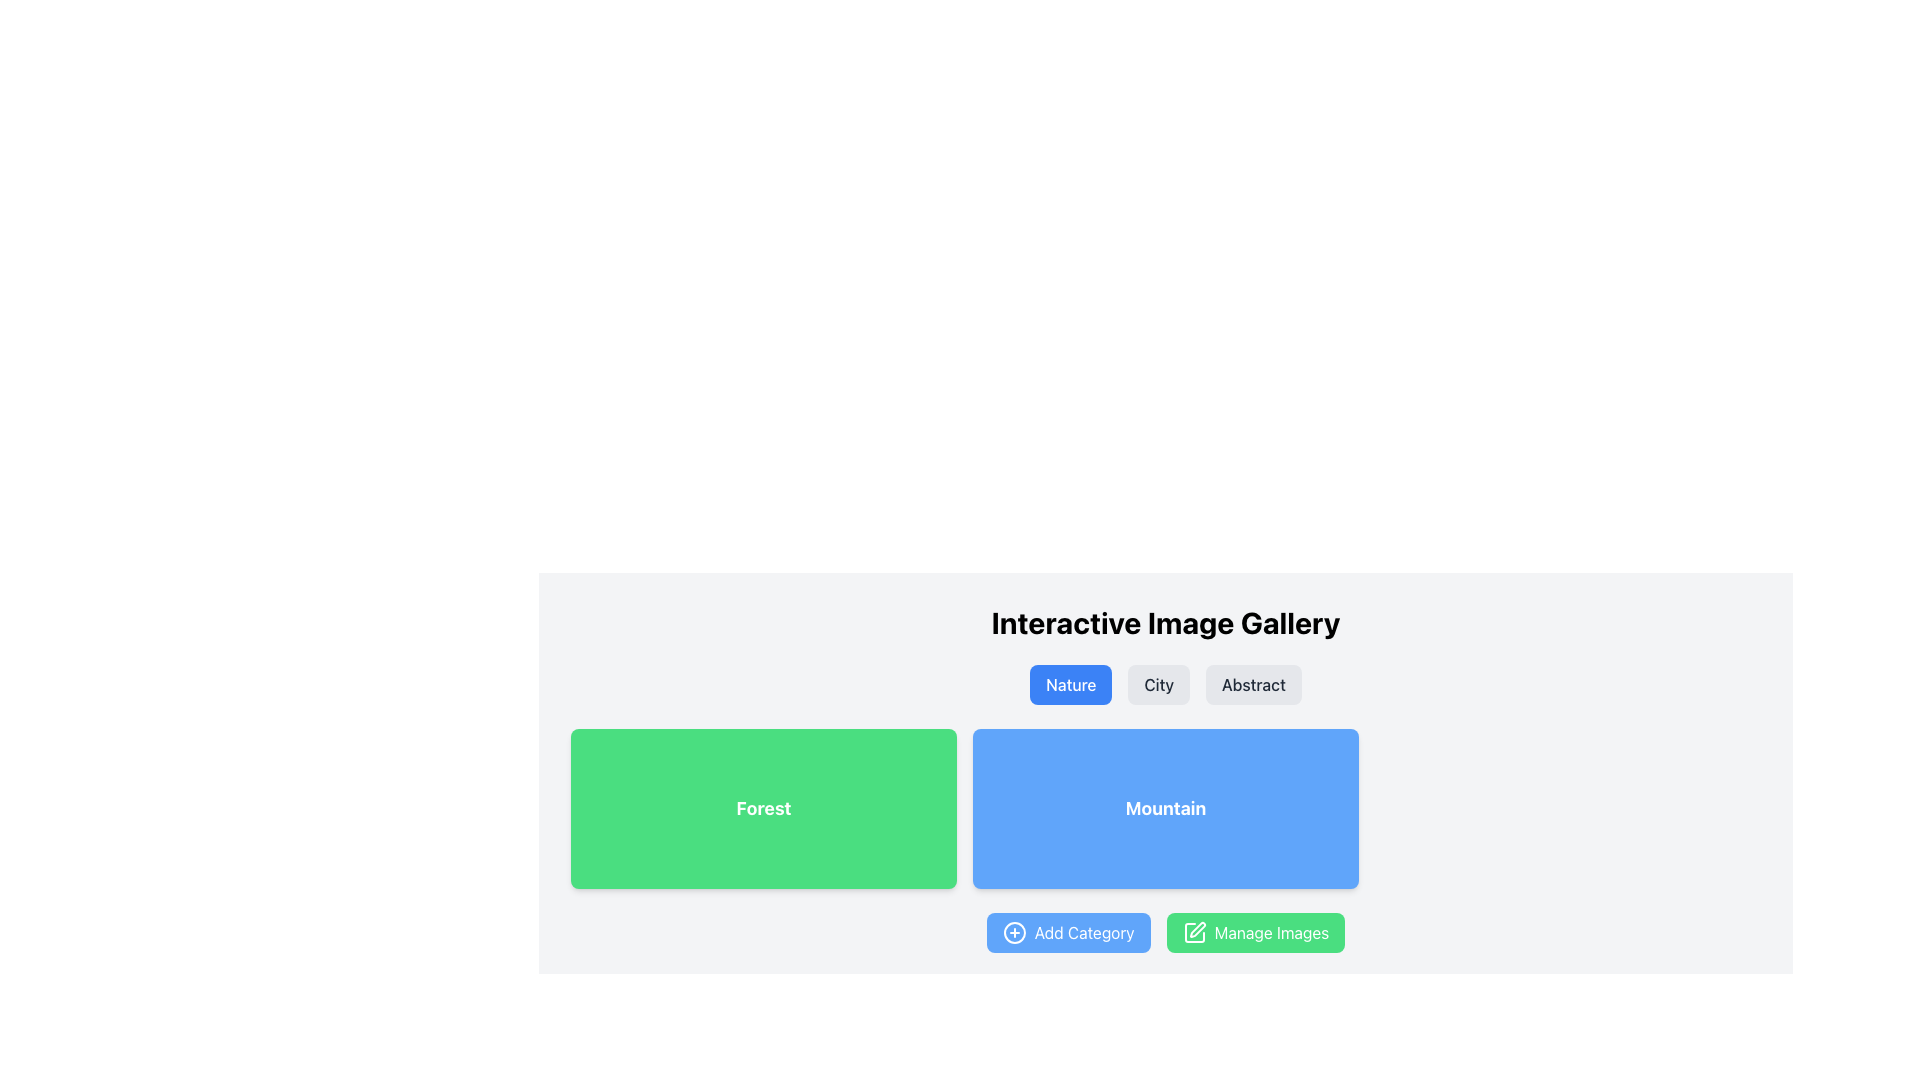 Image resolution: width=1920 pixels, height=1080 pixels. What do you see at coordinates (1194, 933) in the screenshot?
I see `the pencil icon located inside the green button labeled 'Manage Images' to initiate its action` at bounding box center [1194, 933].